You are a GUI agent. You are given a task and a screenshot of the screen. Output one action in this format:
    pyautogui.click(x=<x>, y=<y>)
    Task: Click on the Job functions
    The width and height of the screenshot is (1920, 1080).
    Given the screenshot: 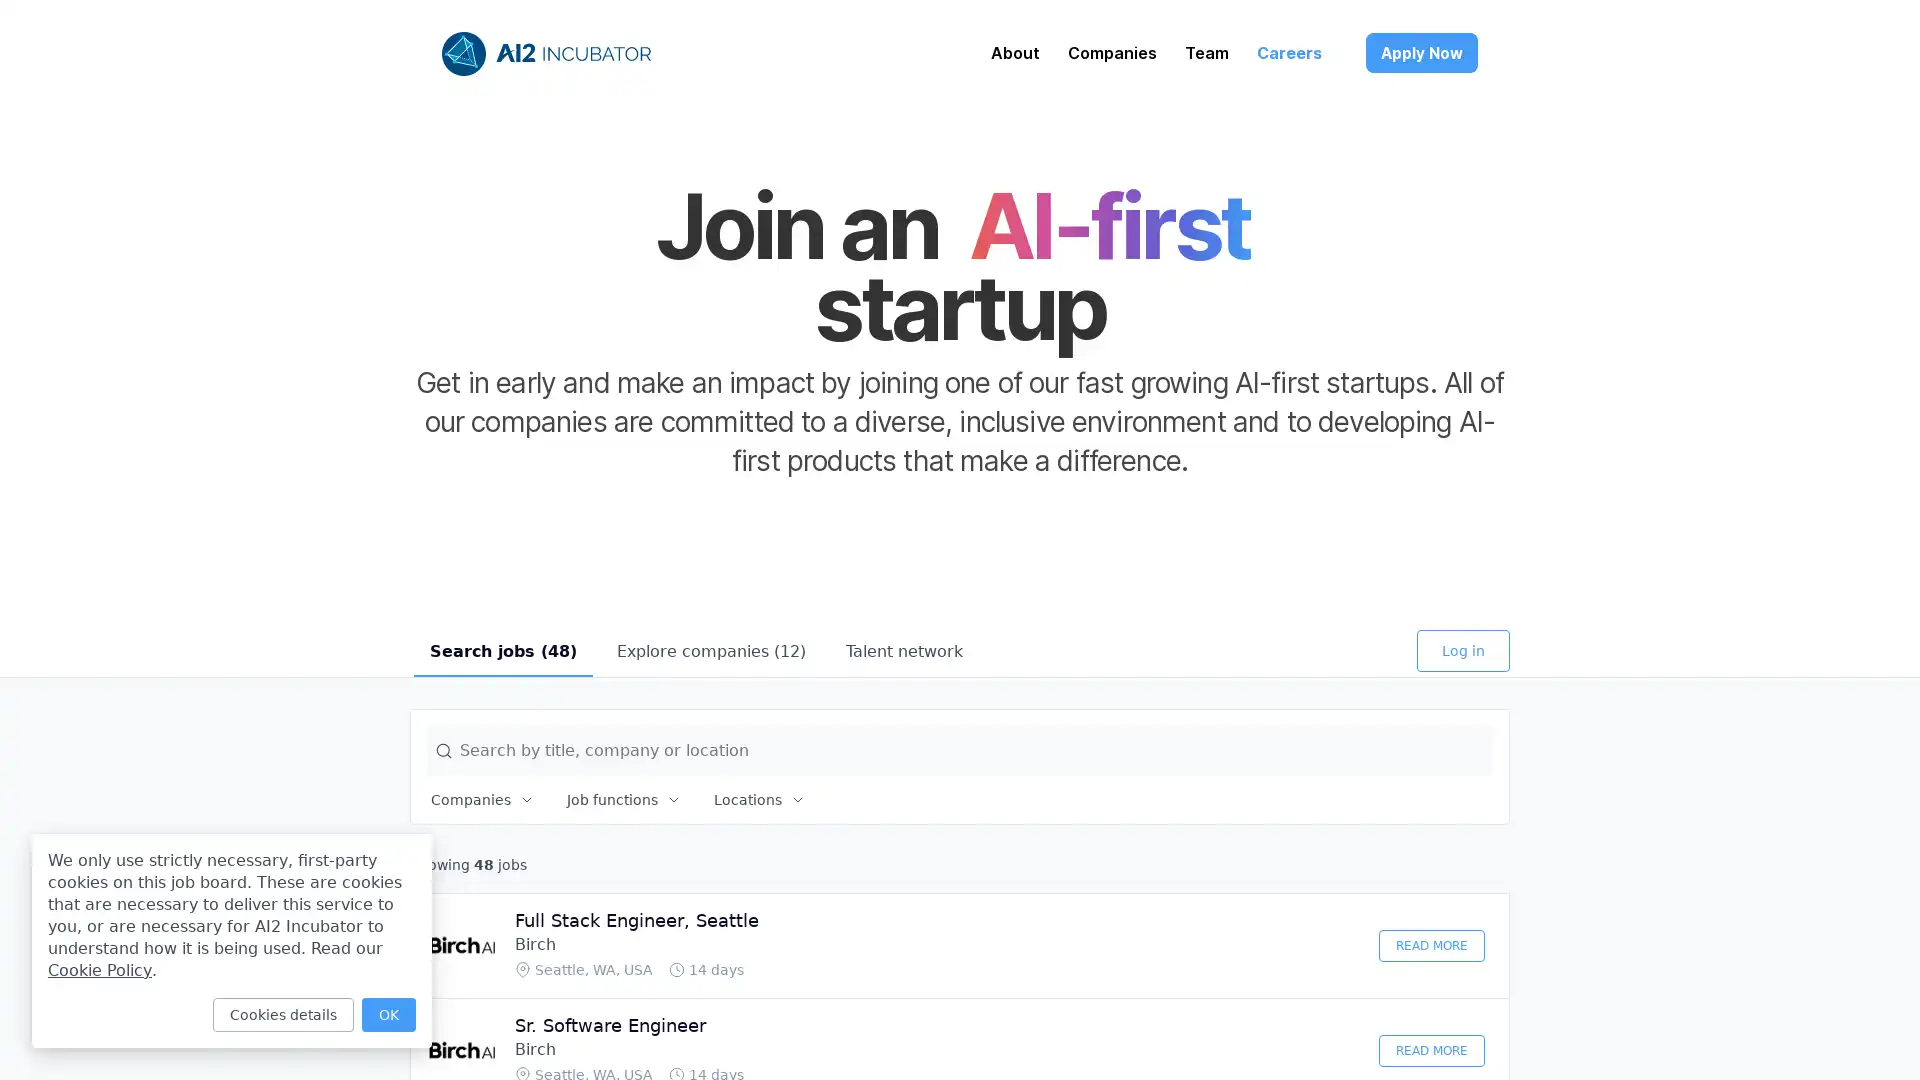 What is the action you would take?
    pyautogui.click(x=623, y=797)
    